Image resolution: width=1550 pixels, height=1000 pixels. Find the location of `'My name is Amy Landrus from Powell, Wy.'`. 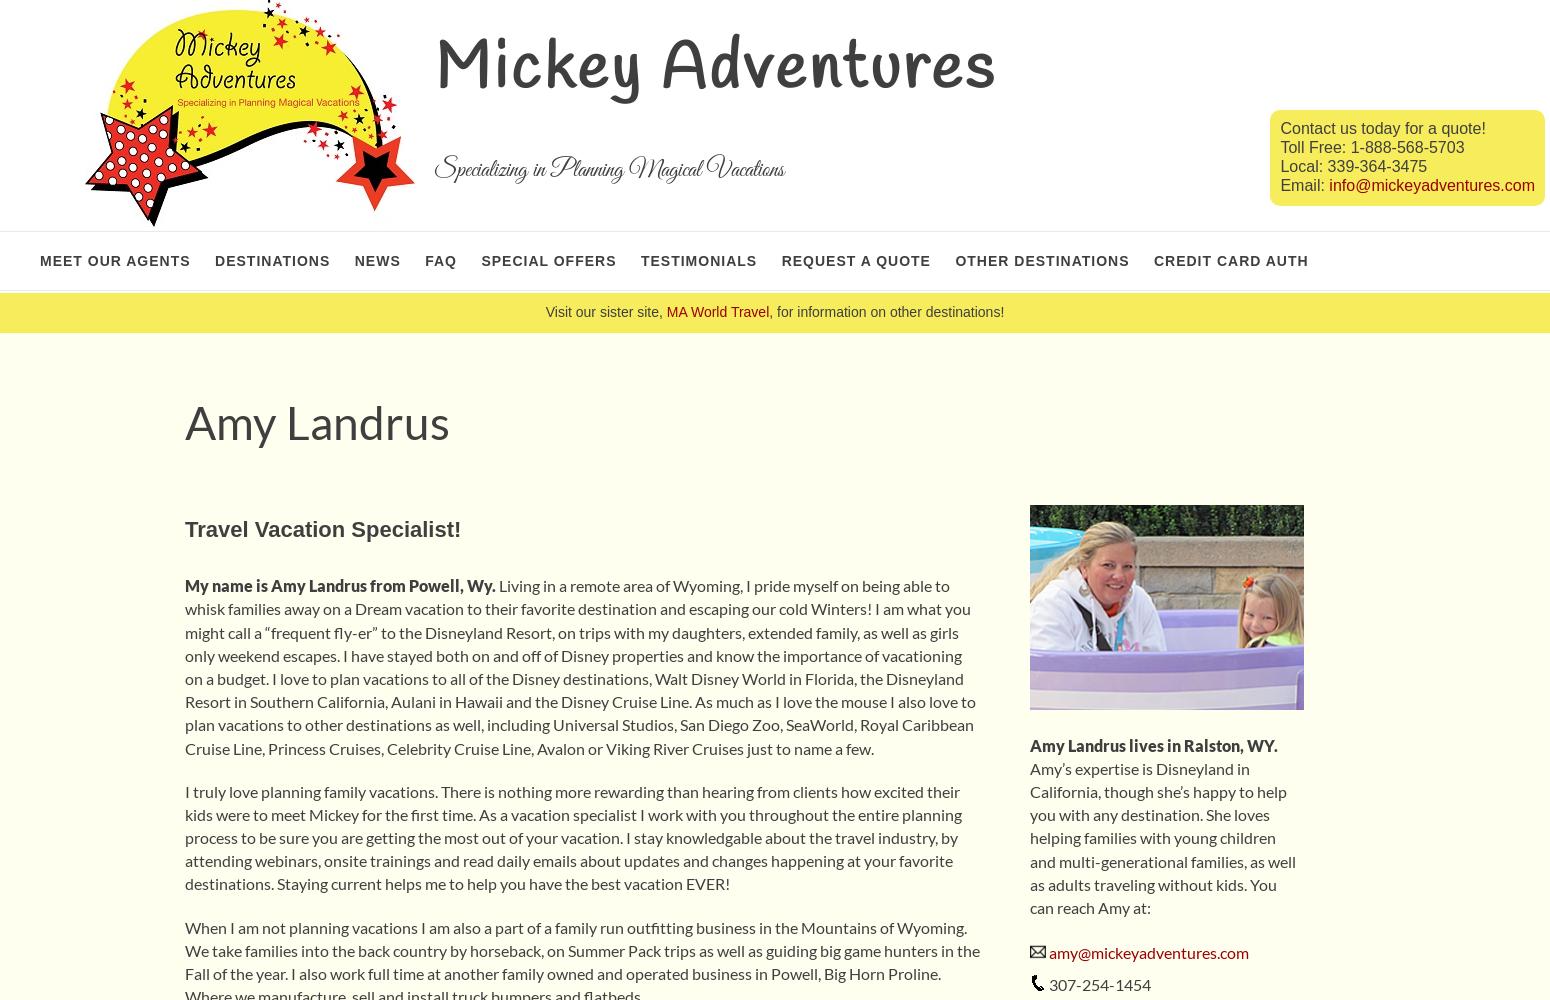

'My name is Amy Landrus from Powell, Wy.' is located at coordinates (339, 584).